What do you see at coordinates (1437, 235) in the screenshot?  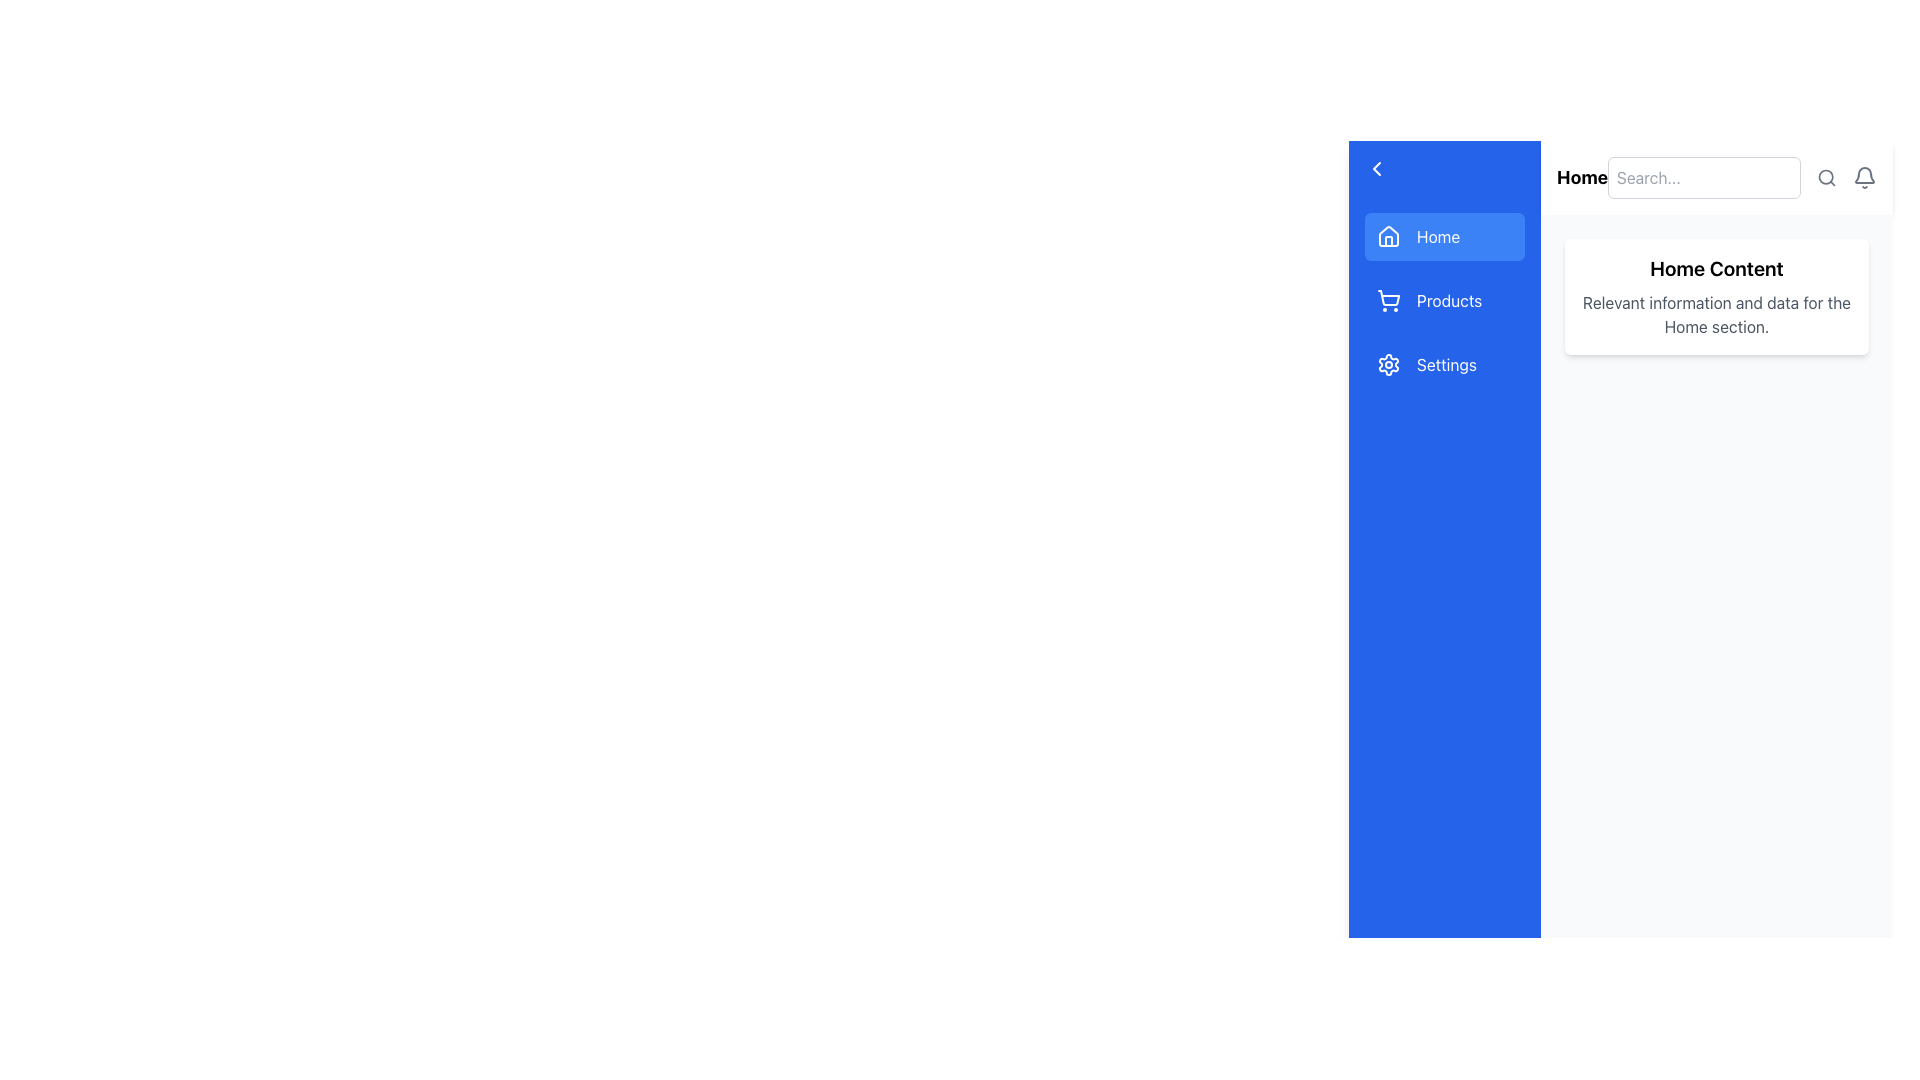 I see `the 'Home' text label` at bounding box center [1437, 235].